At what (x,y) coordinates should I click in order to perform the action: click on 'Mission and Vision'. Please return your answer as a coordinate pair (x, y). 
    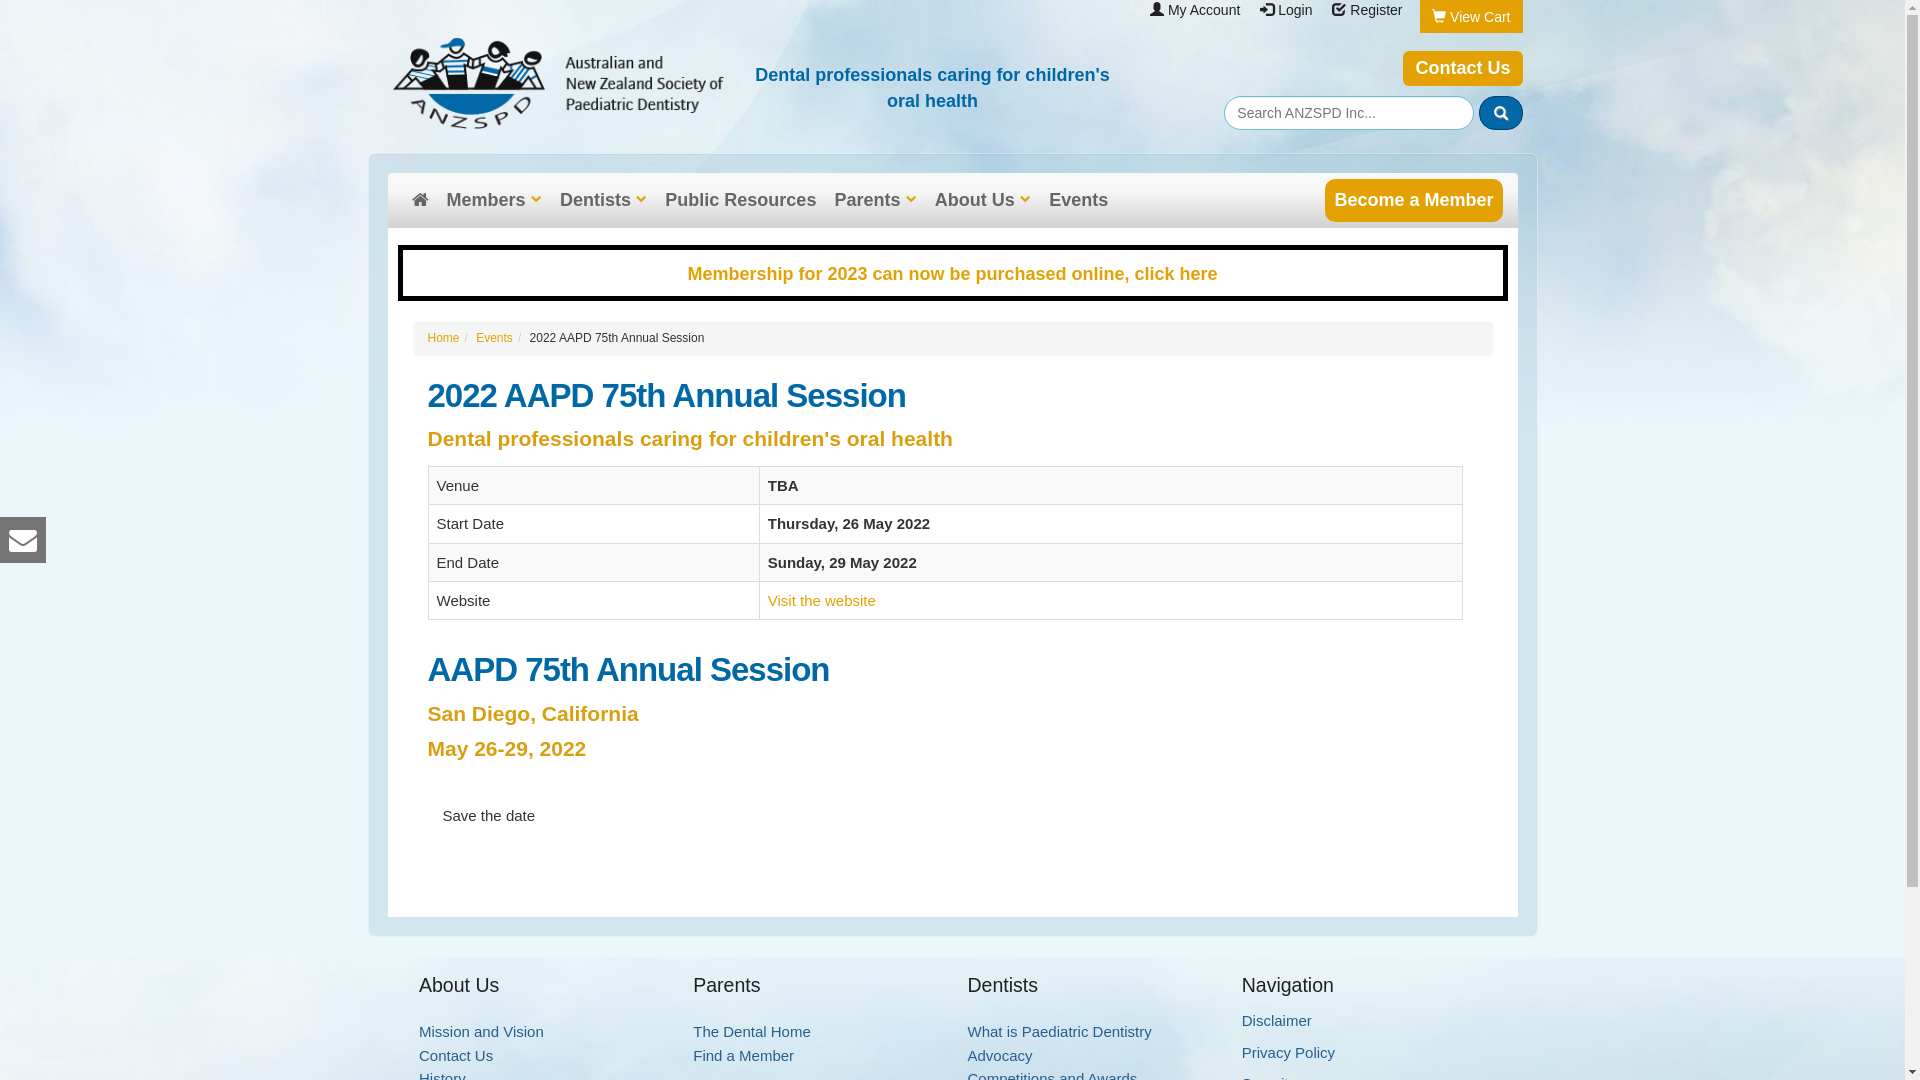
    Looking at the image, I should click on (481, 1031).